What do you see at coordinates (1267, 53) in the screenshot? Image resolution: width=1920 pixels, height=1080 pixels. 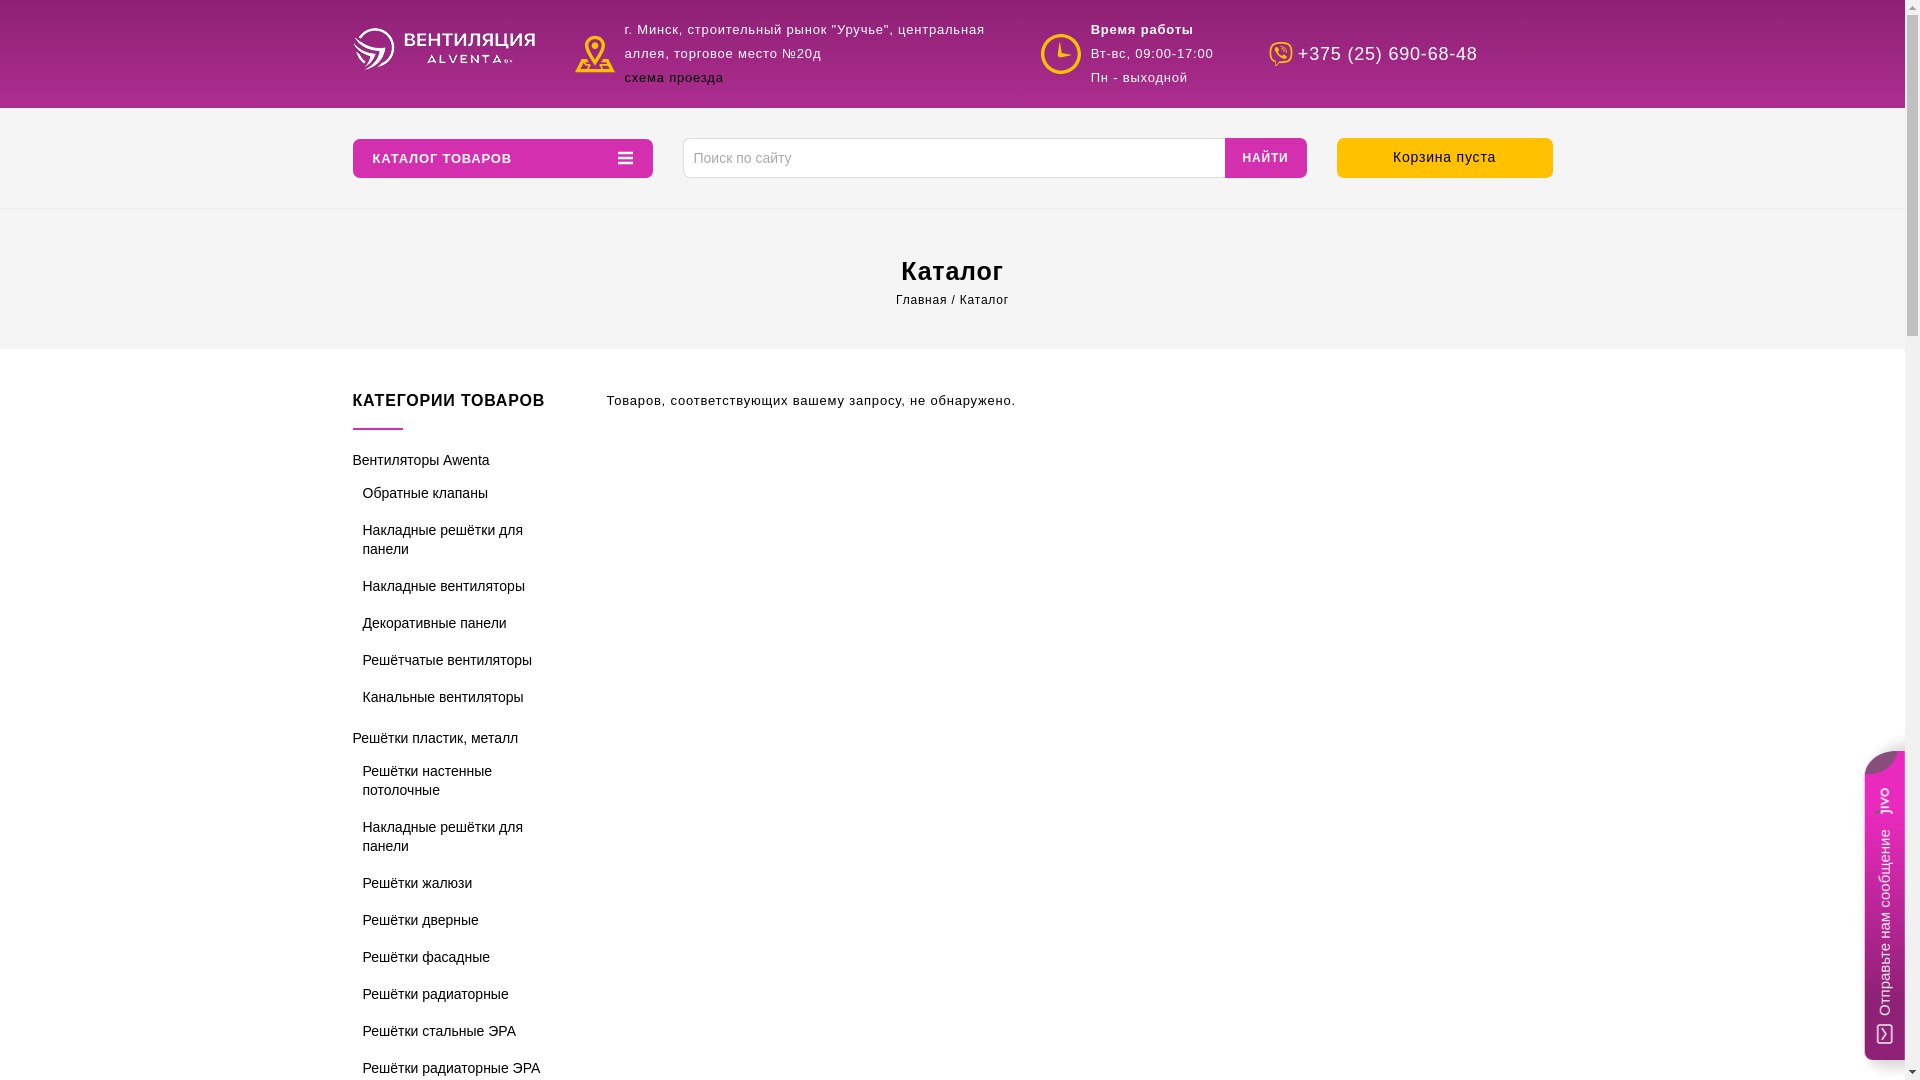 I see `'+375 (25) 690-68-48'` at bounding box center [1267, 53].